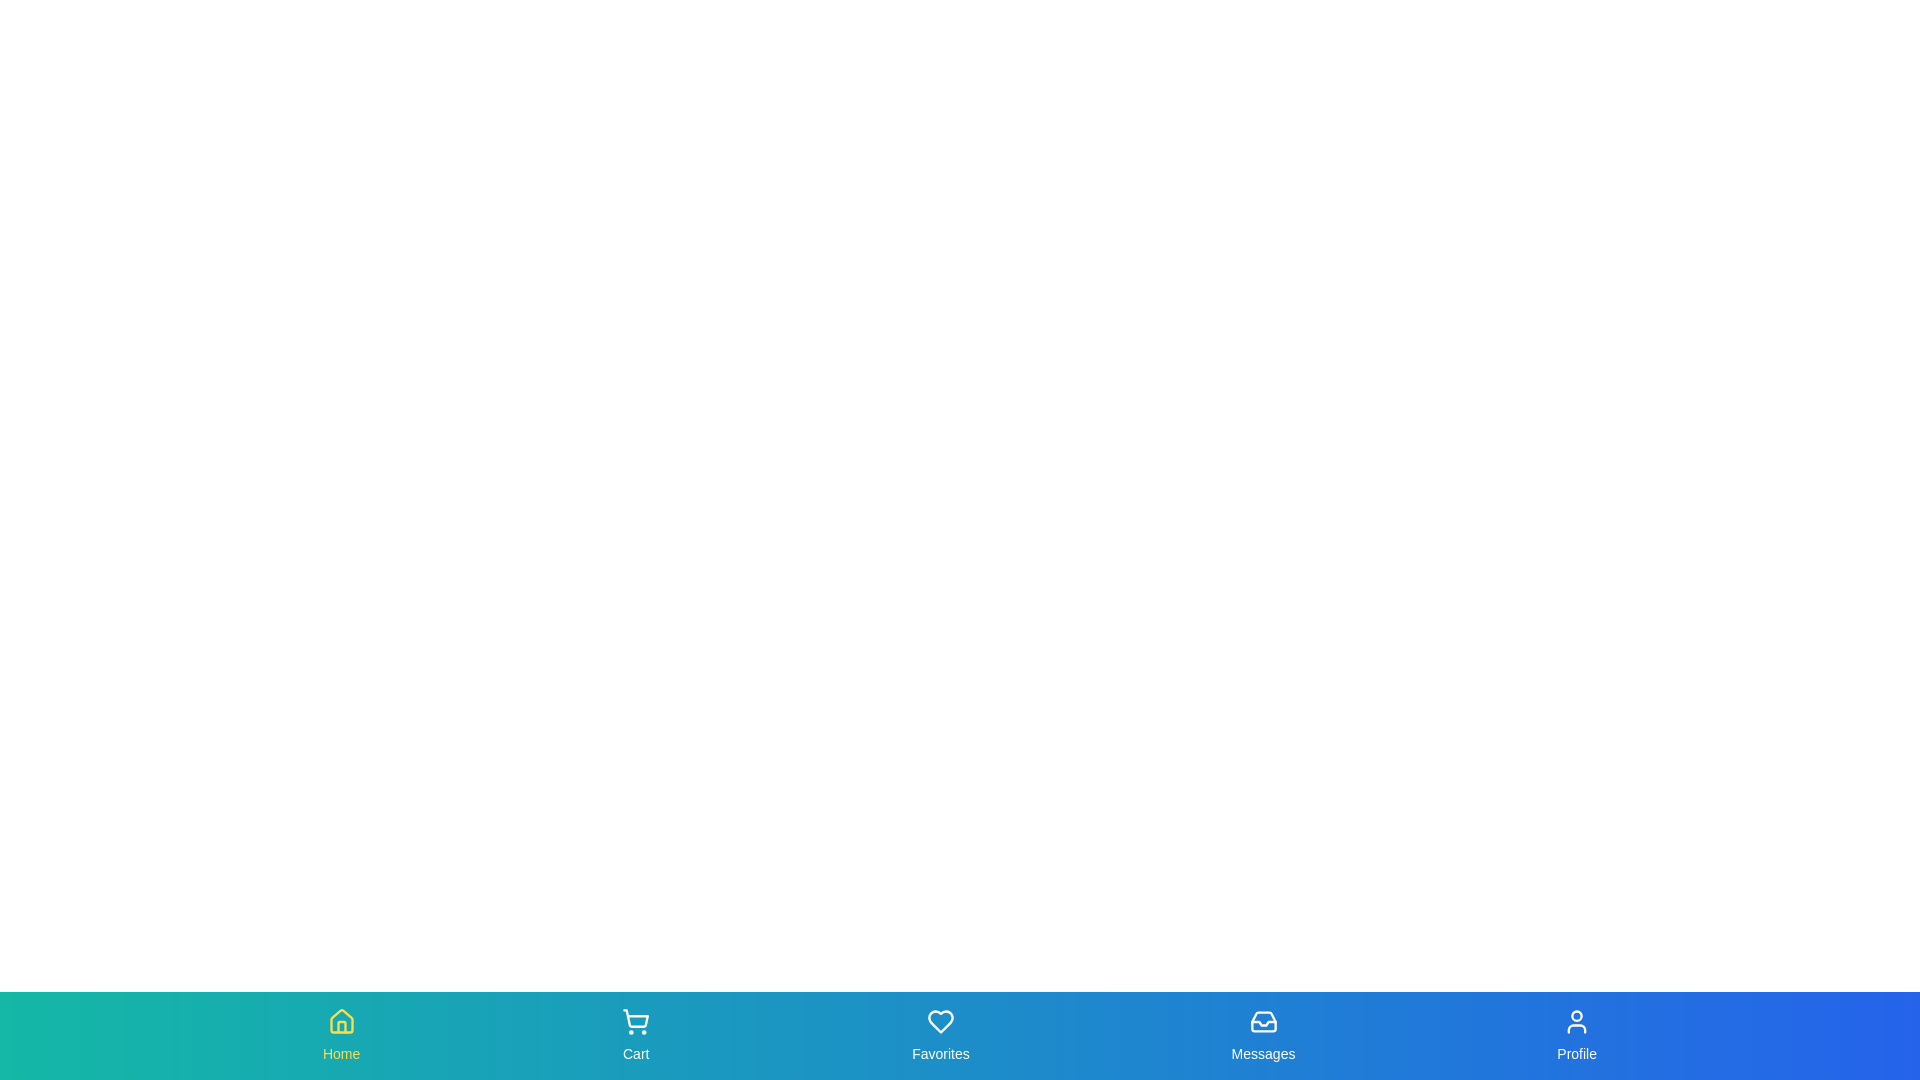  Describe the element at coordinates (341, 1035) in the screenshot. I see `the tab labeled Home to view the scale effect` at that location.